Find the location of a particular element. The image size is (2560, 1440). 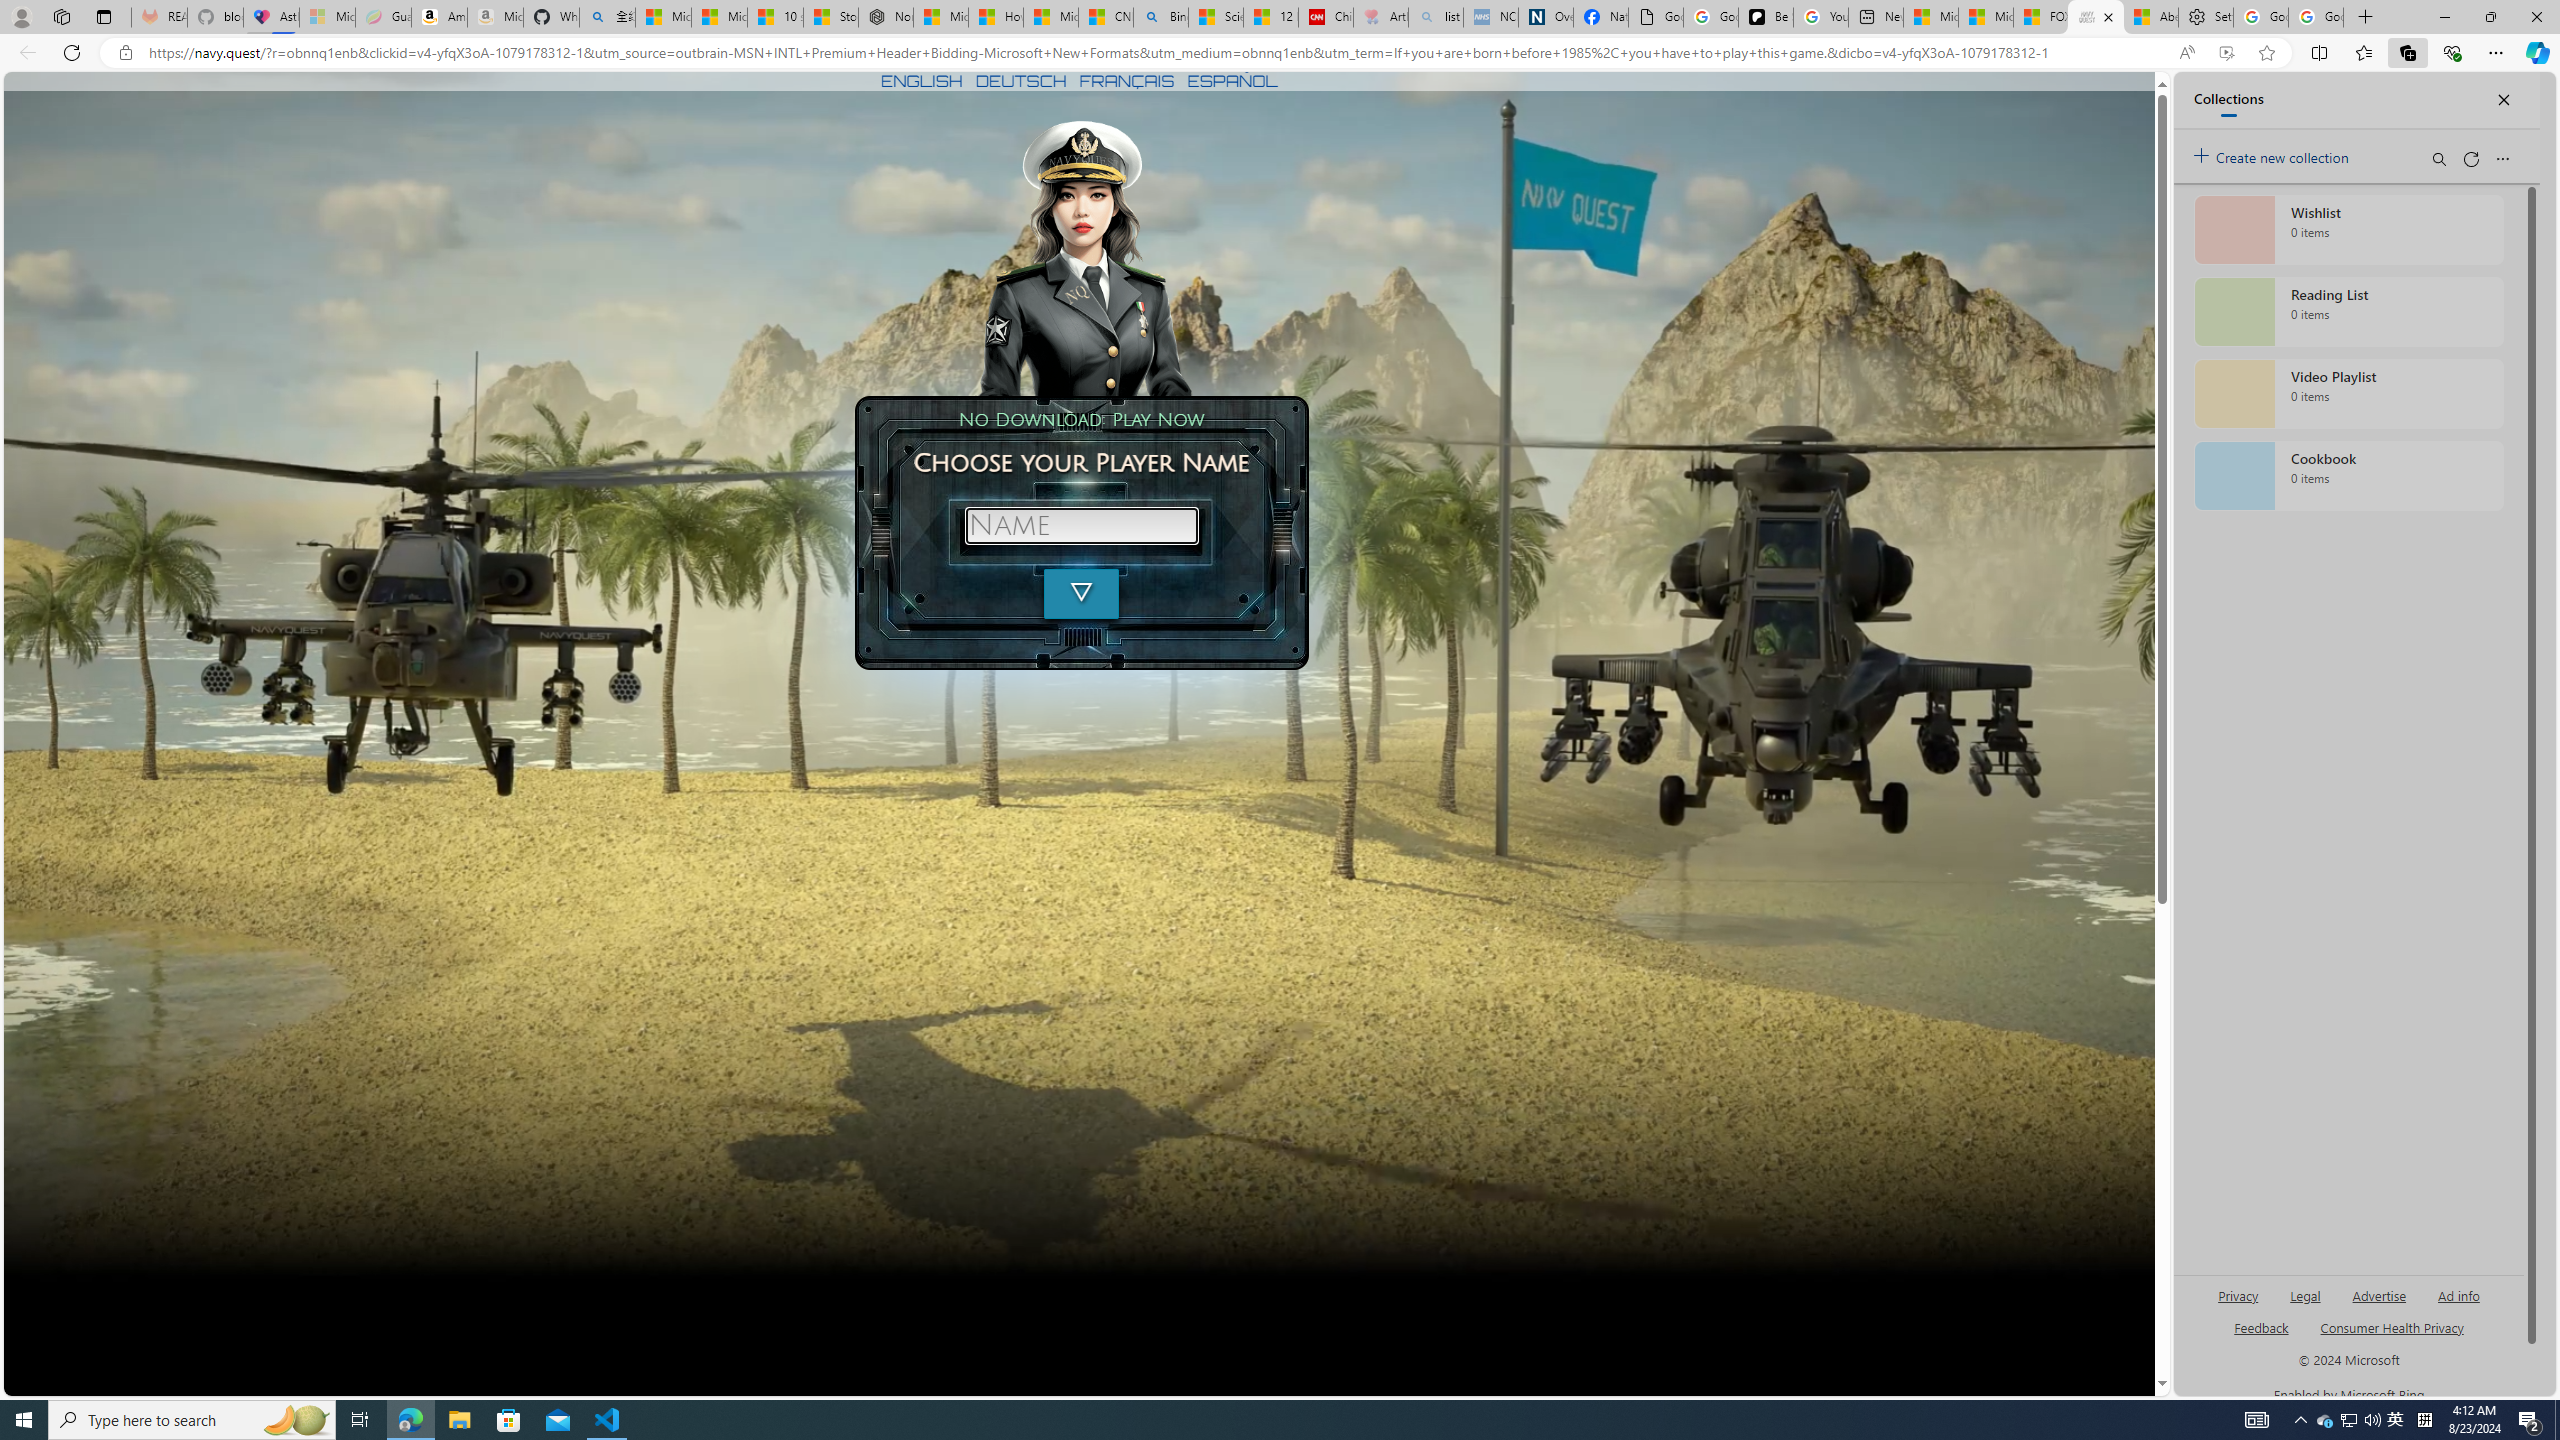

'How I Got Rid of Microsoft Edge' is located at coordinates (994, 16).